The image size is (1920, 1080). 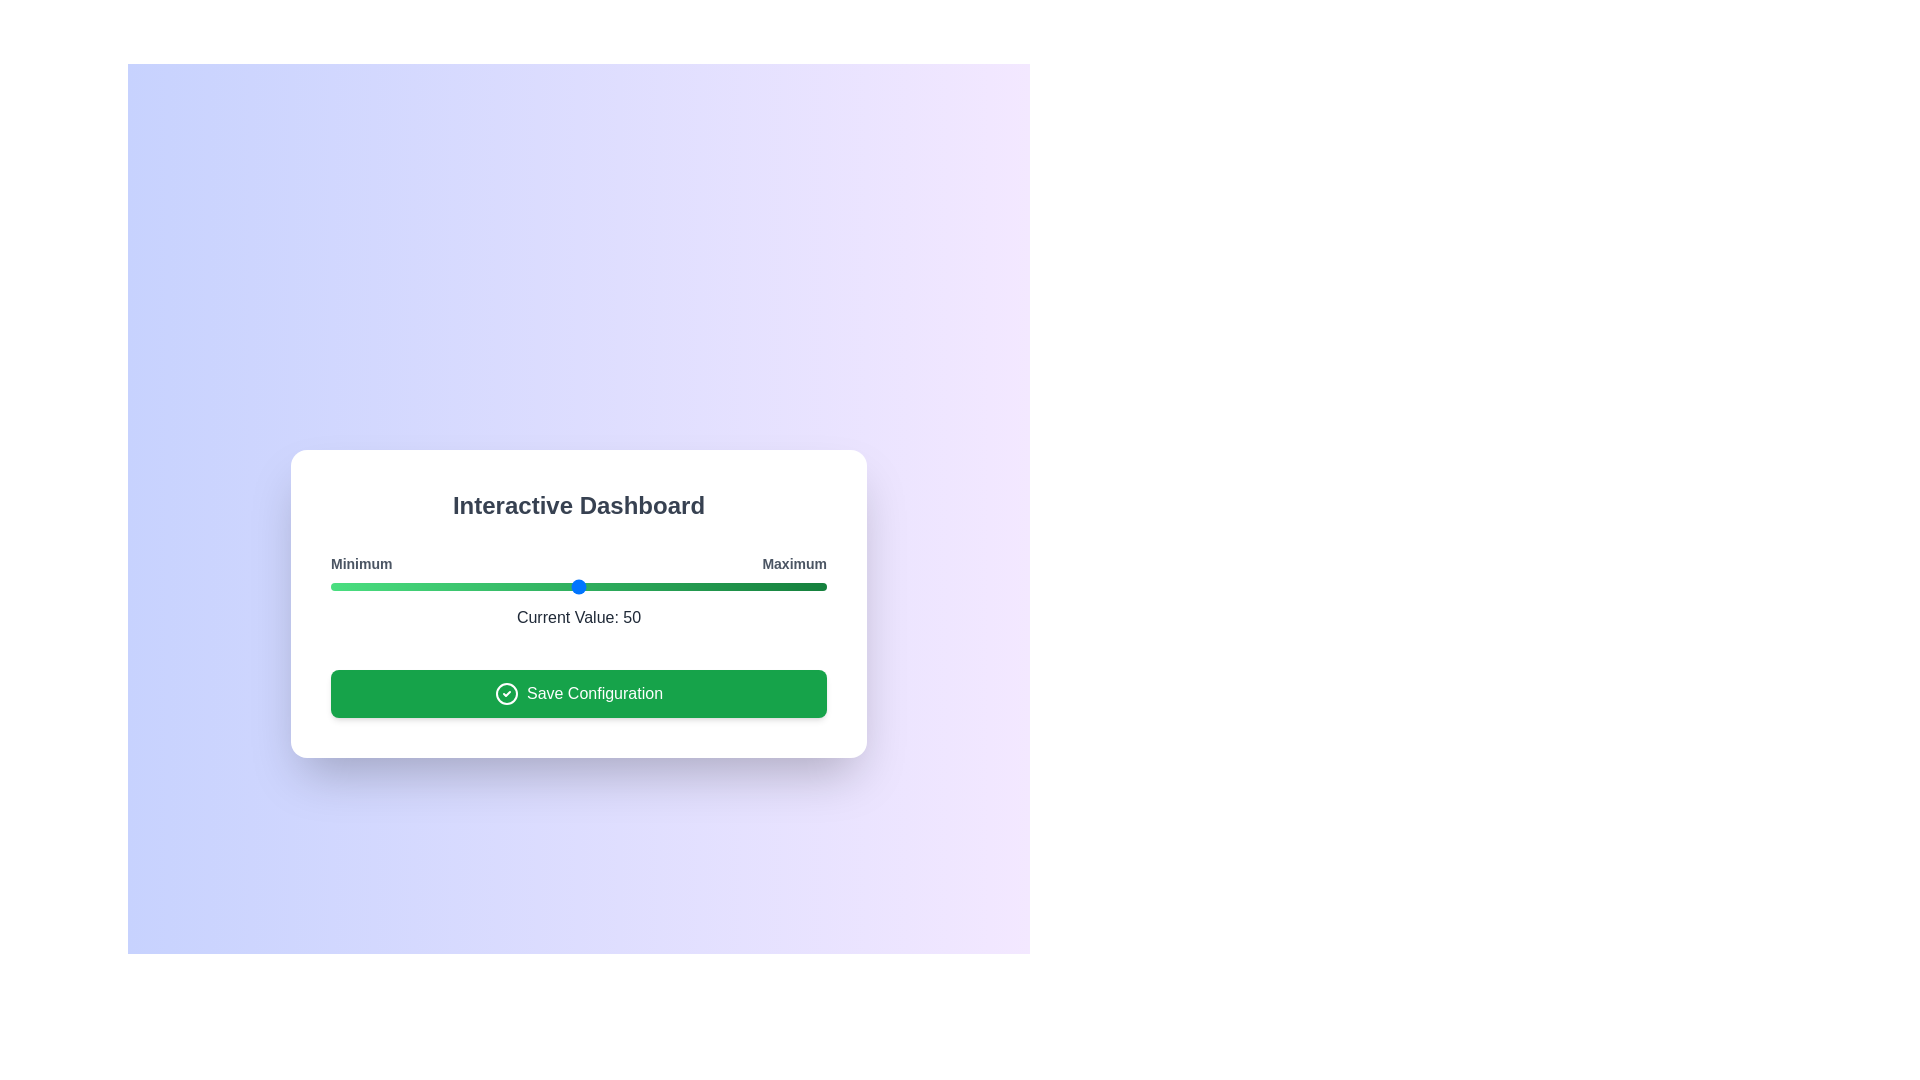 I want to click on the slider to set the value to 19, so click(x=424, y=585).